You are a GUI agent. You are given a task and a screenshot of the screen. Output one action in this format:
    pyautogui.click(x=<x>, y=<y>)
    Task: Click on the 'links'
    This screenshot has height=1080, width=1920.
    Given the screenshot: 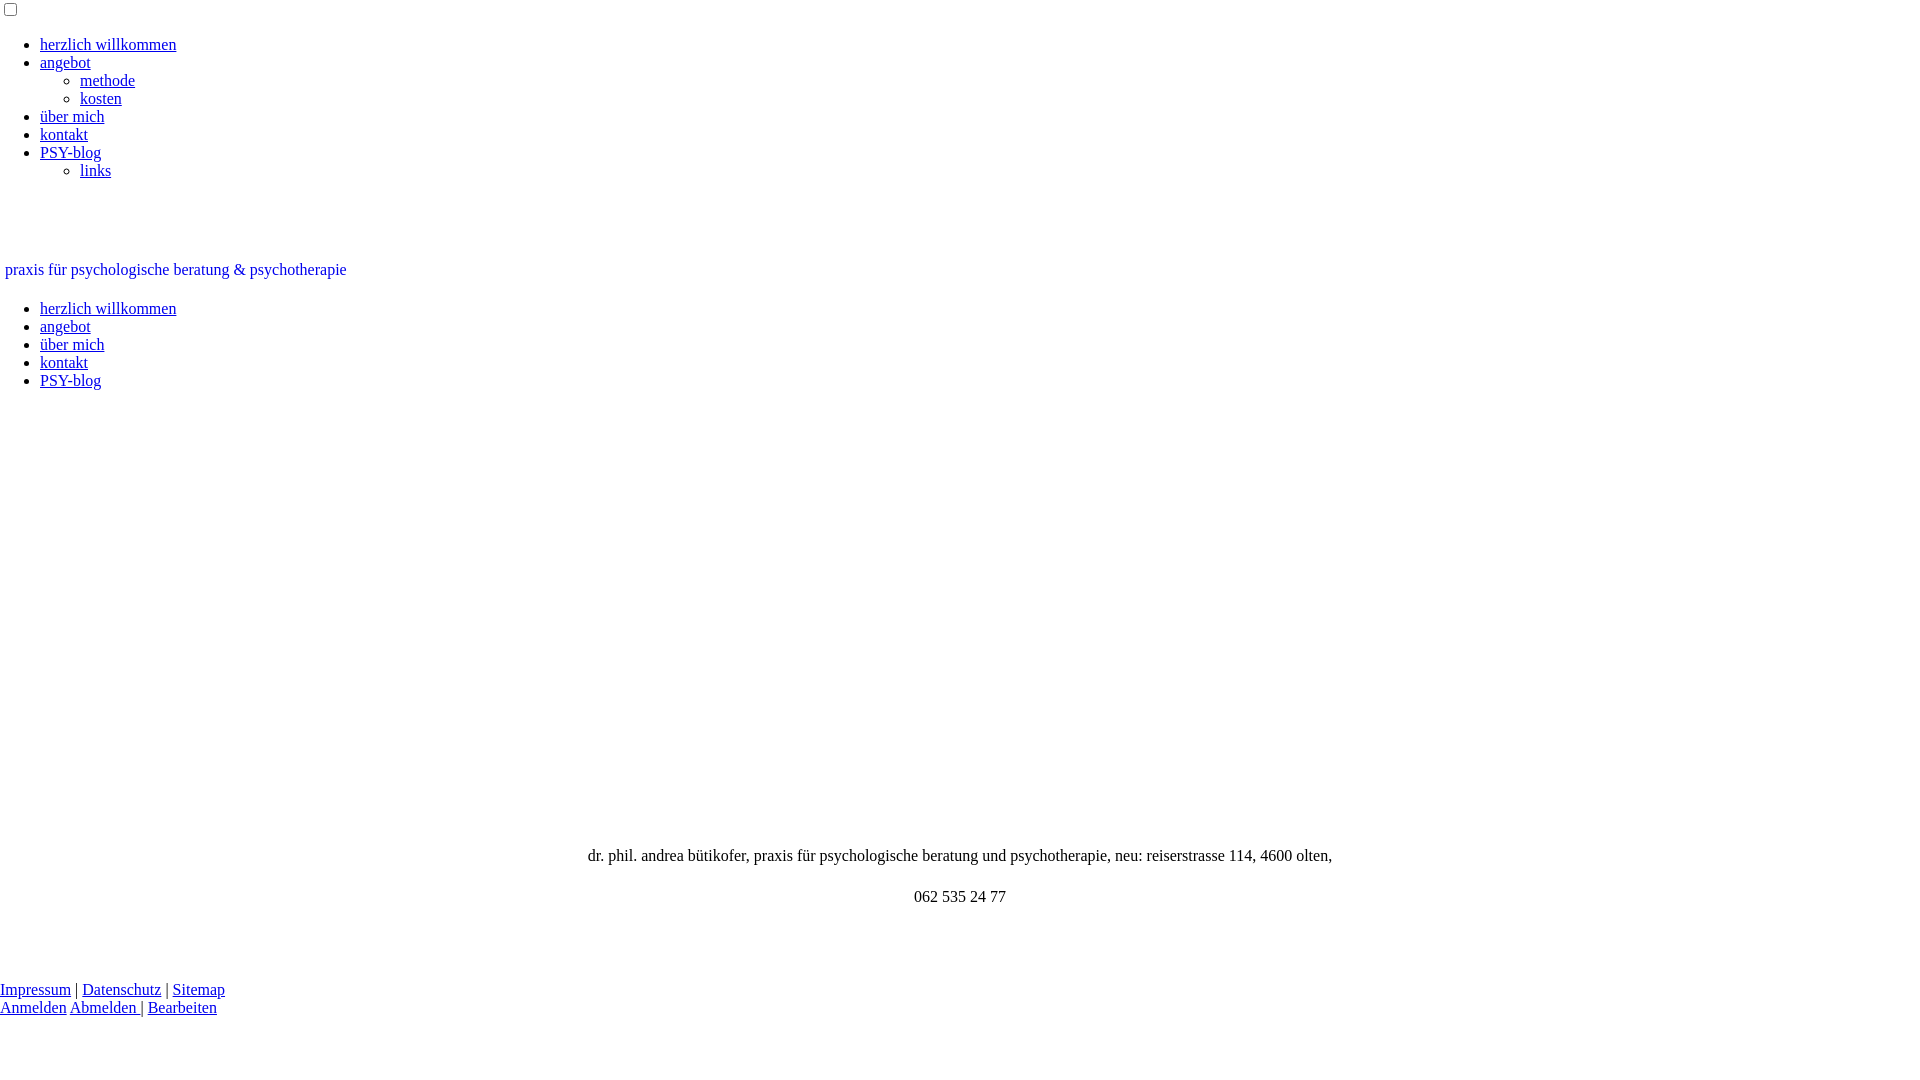 What is the action you would take?
    pyautogui.click(x=94, y=169)
    